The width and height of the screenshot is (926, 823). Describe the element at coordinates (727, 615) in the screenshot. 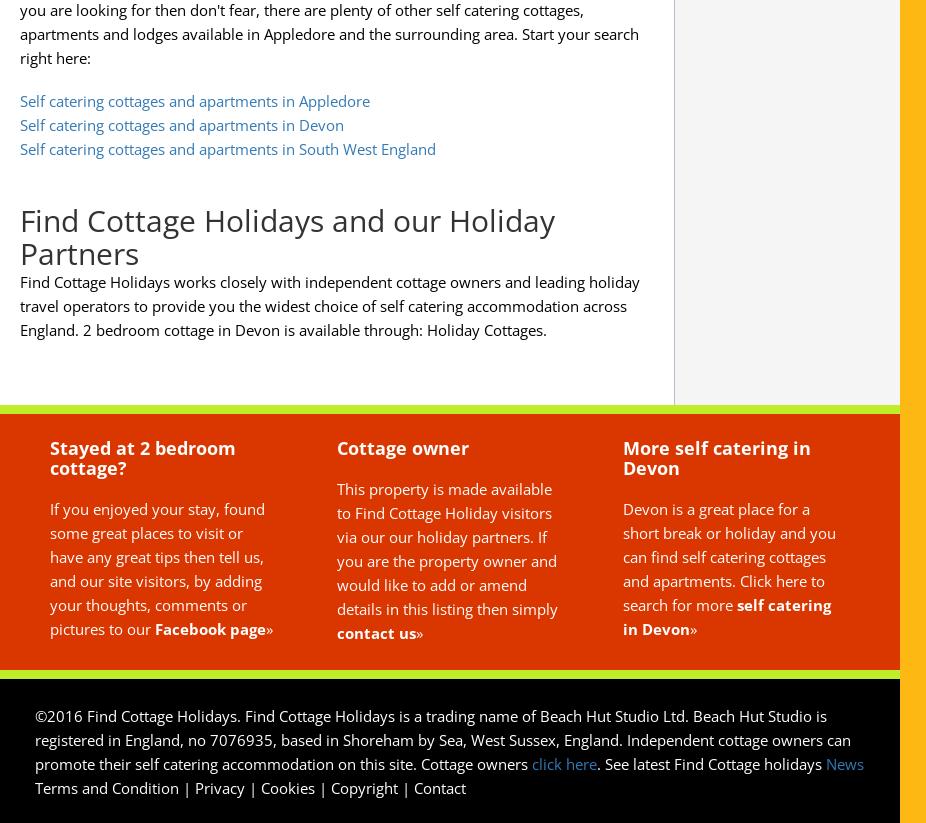

I see `'self catering in Devon'` at that location.